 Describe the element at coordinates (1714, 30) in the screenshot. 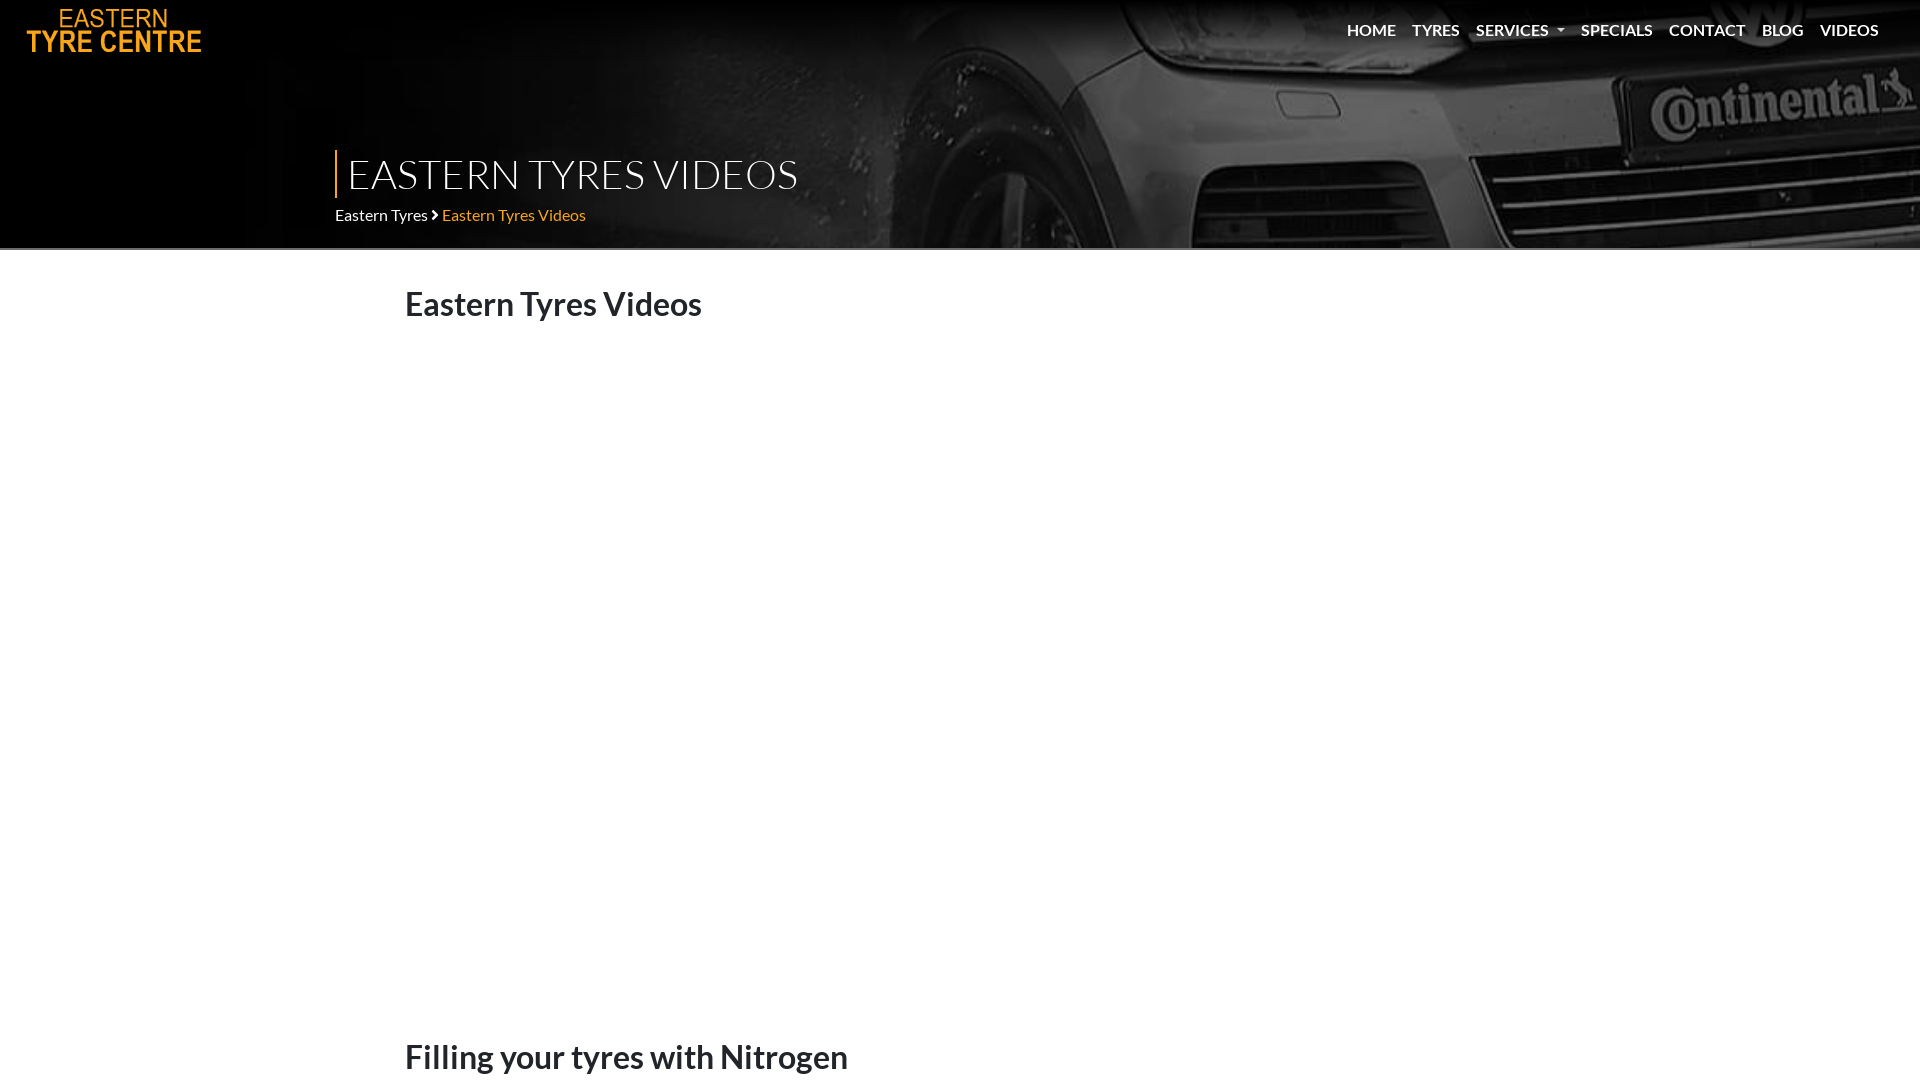

I see `'CONTACT'` at that location.